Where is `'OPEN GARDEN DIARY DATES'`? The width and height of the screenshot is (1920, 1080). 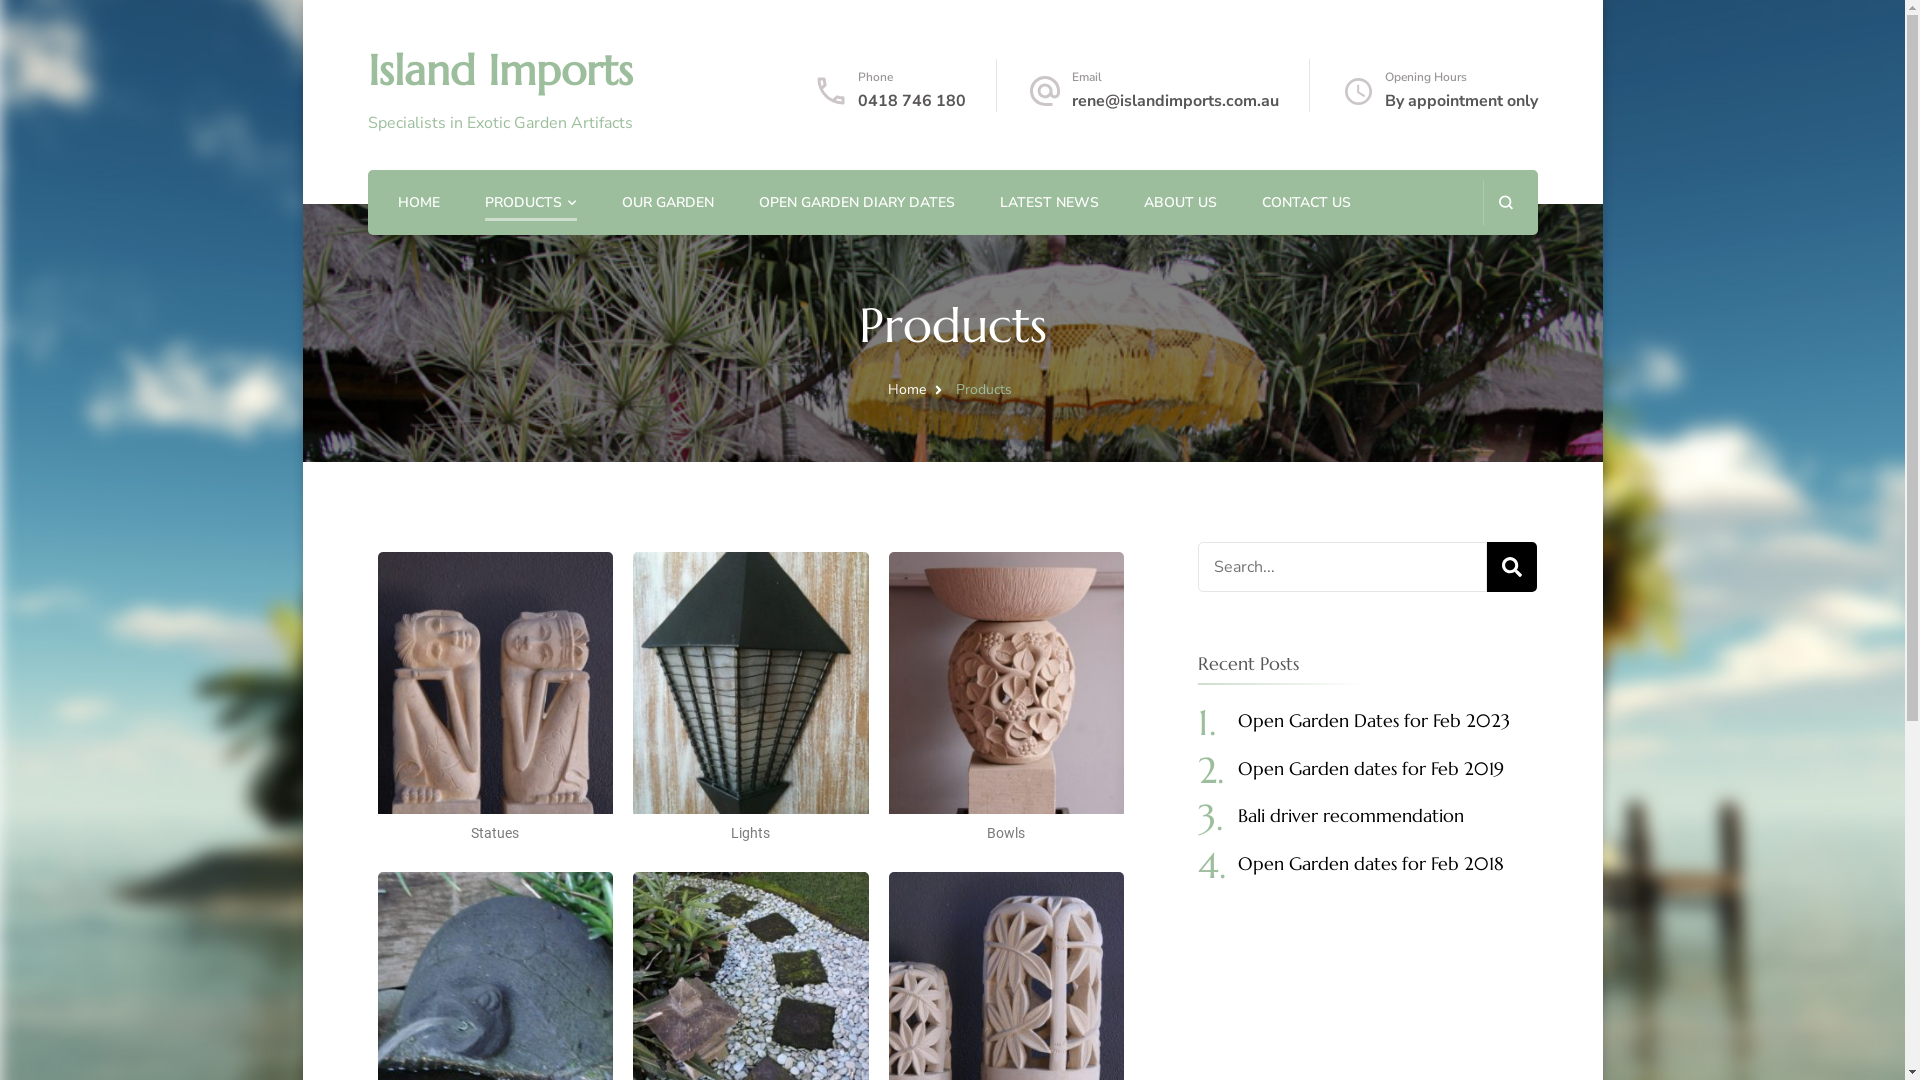
'OPEN GARDEN DIARY DATES' is located at coordinates (855, 204).